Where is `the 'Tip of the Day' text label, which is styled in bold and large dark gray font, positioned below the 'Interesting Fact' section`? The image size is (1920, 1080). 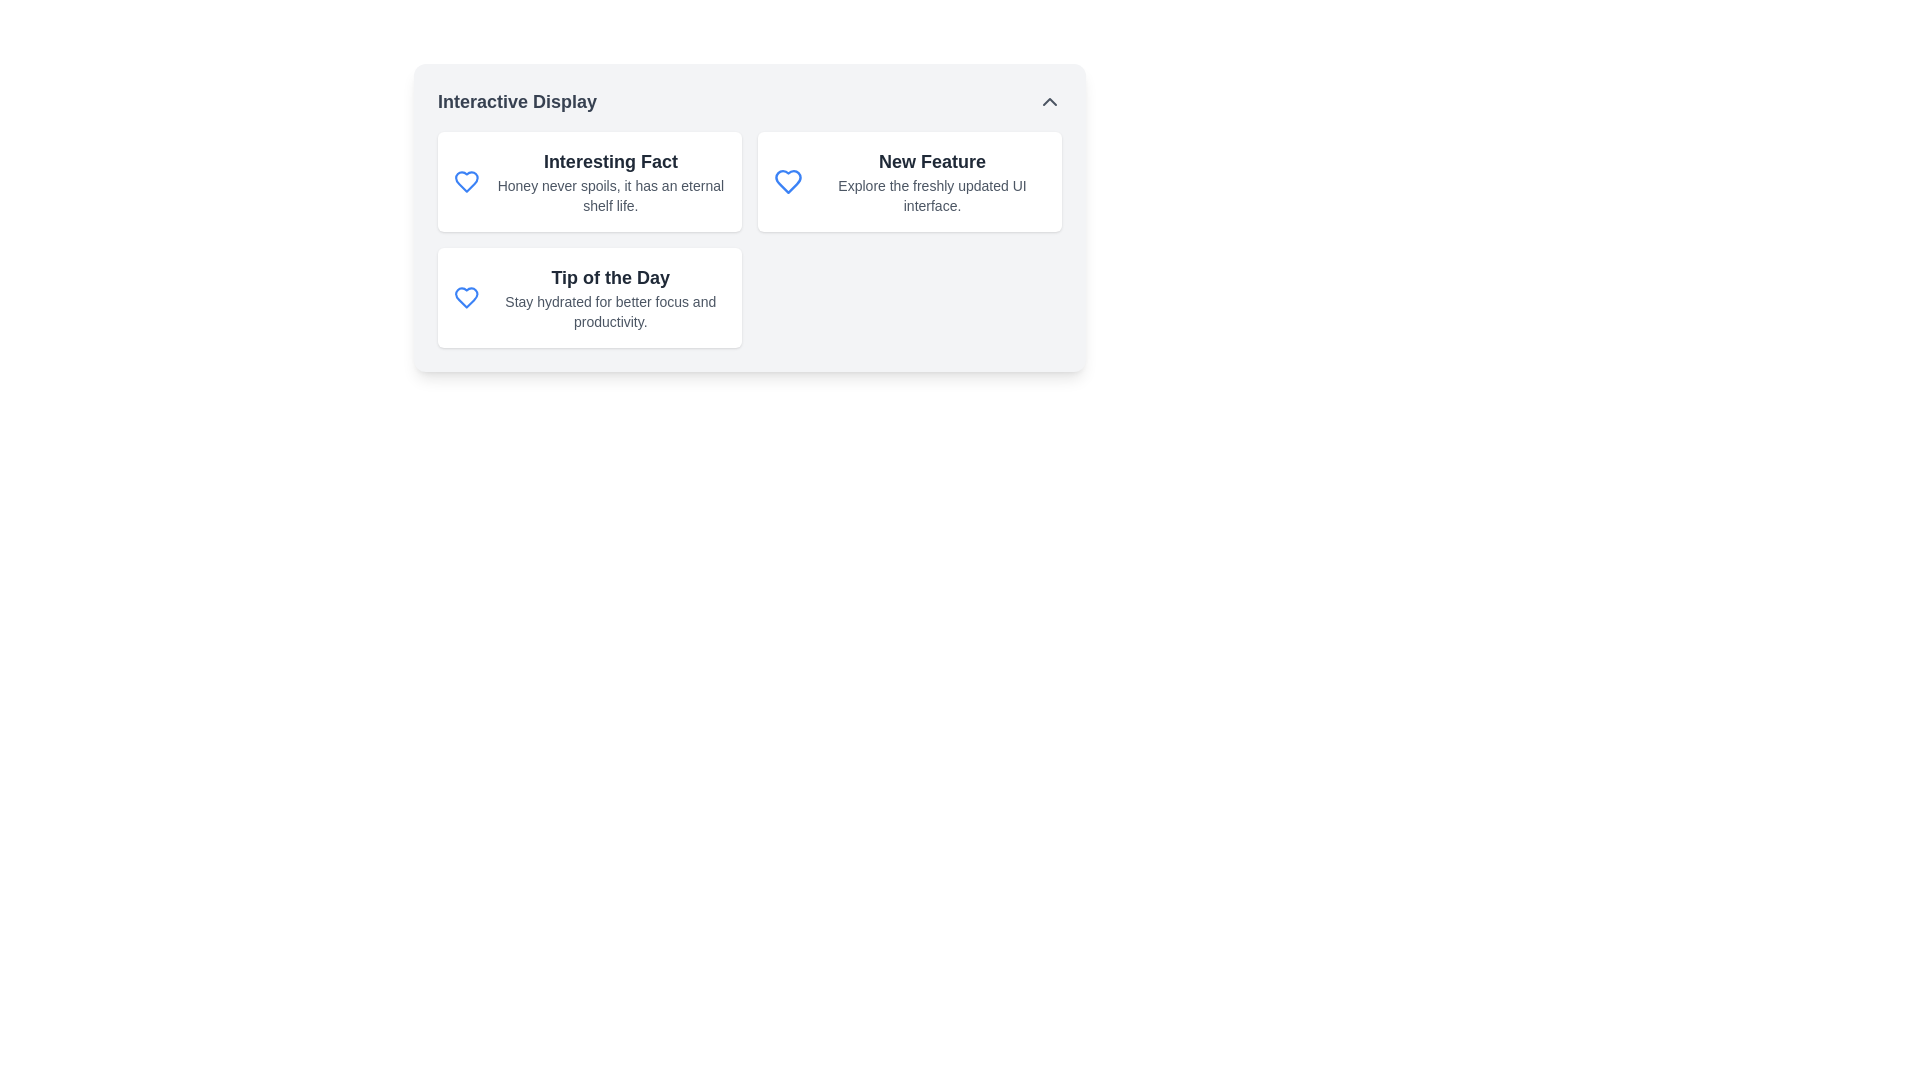
the 'Tip of the Day' text label, which is styled in bold and large dark gray font, positioned below the 'Interesting Fact' section is located at coordinates (609, 277).